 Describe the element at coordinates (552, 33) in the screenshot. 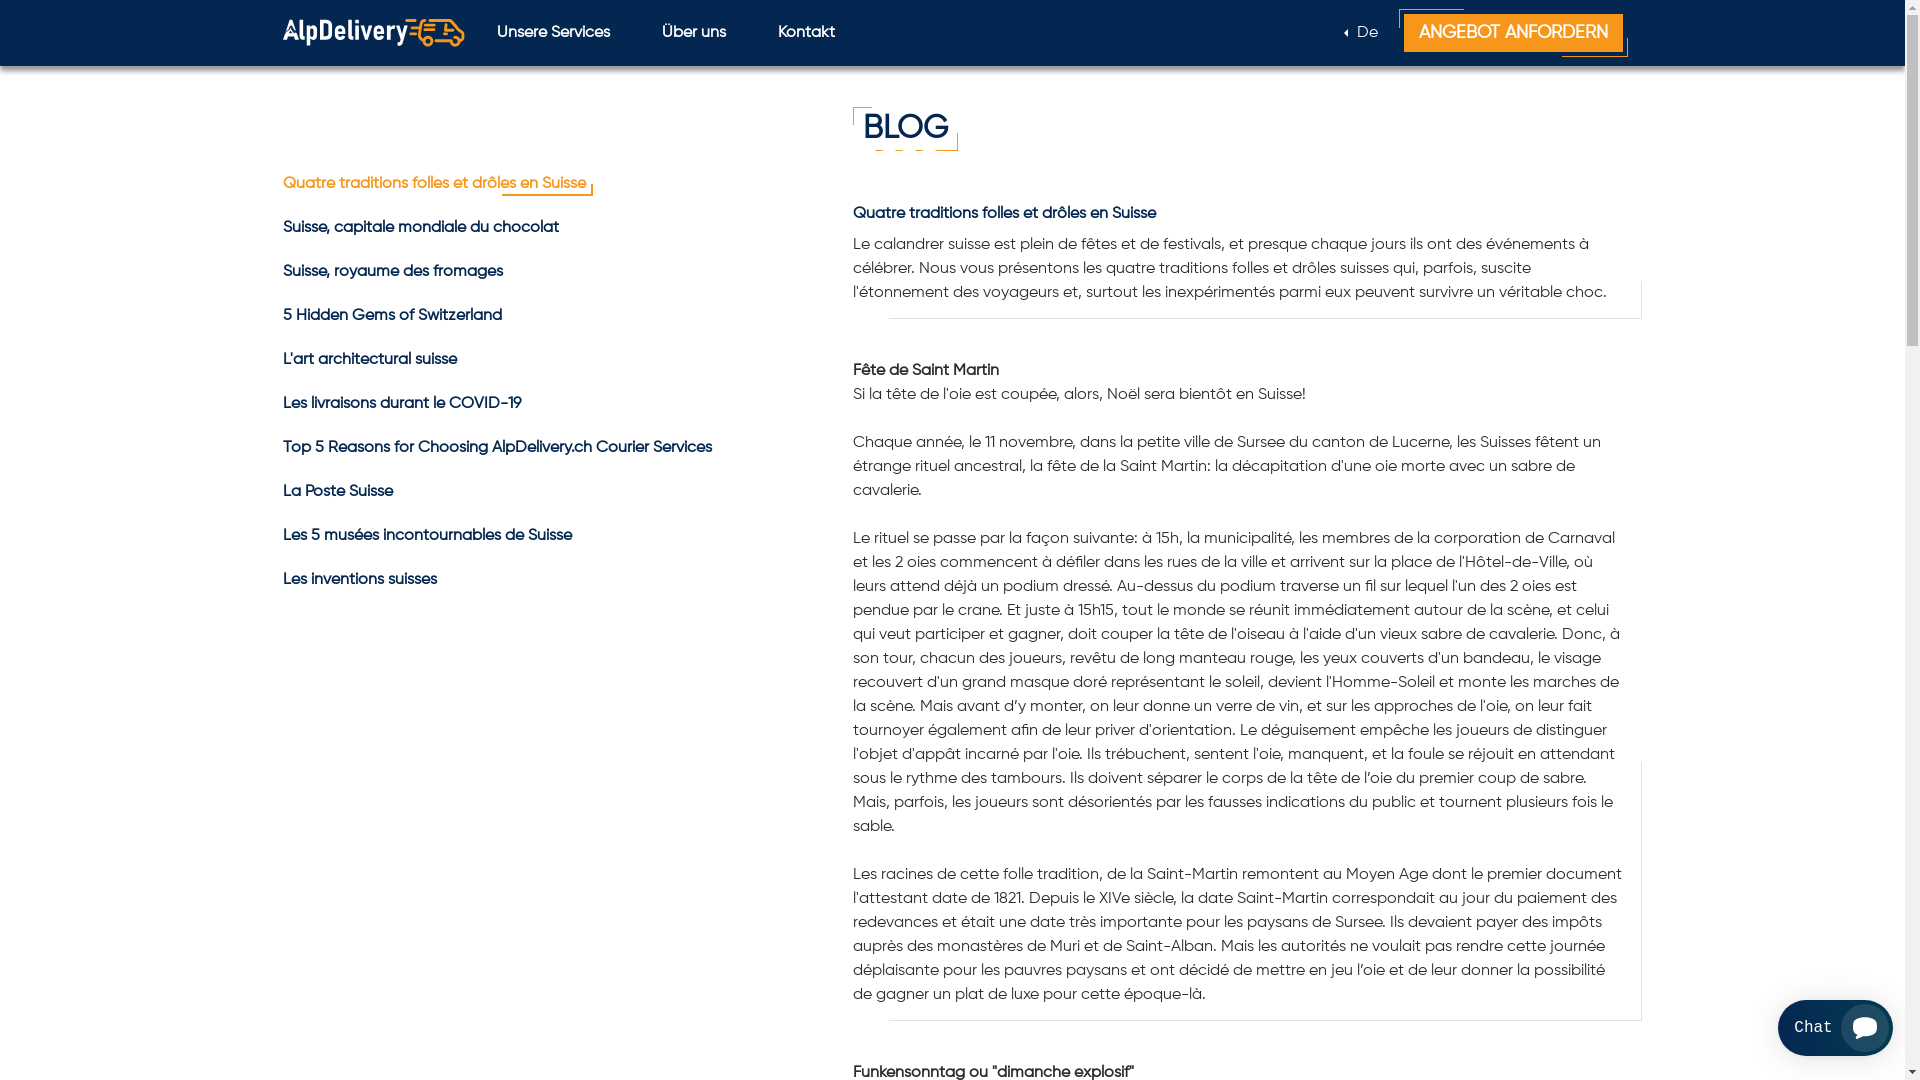

I see `'Unsere Services'` at that location.